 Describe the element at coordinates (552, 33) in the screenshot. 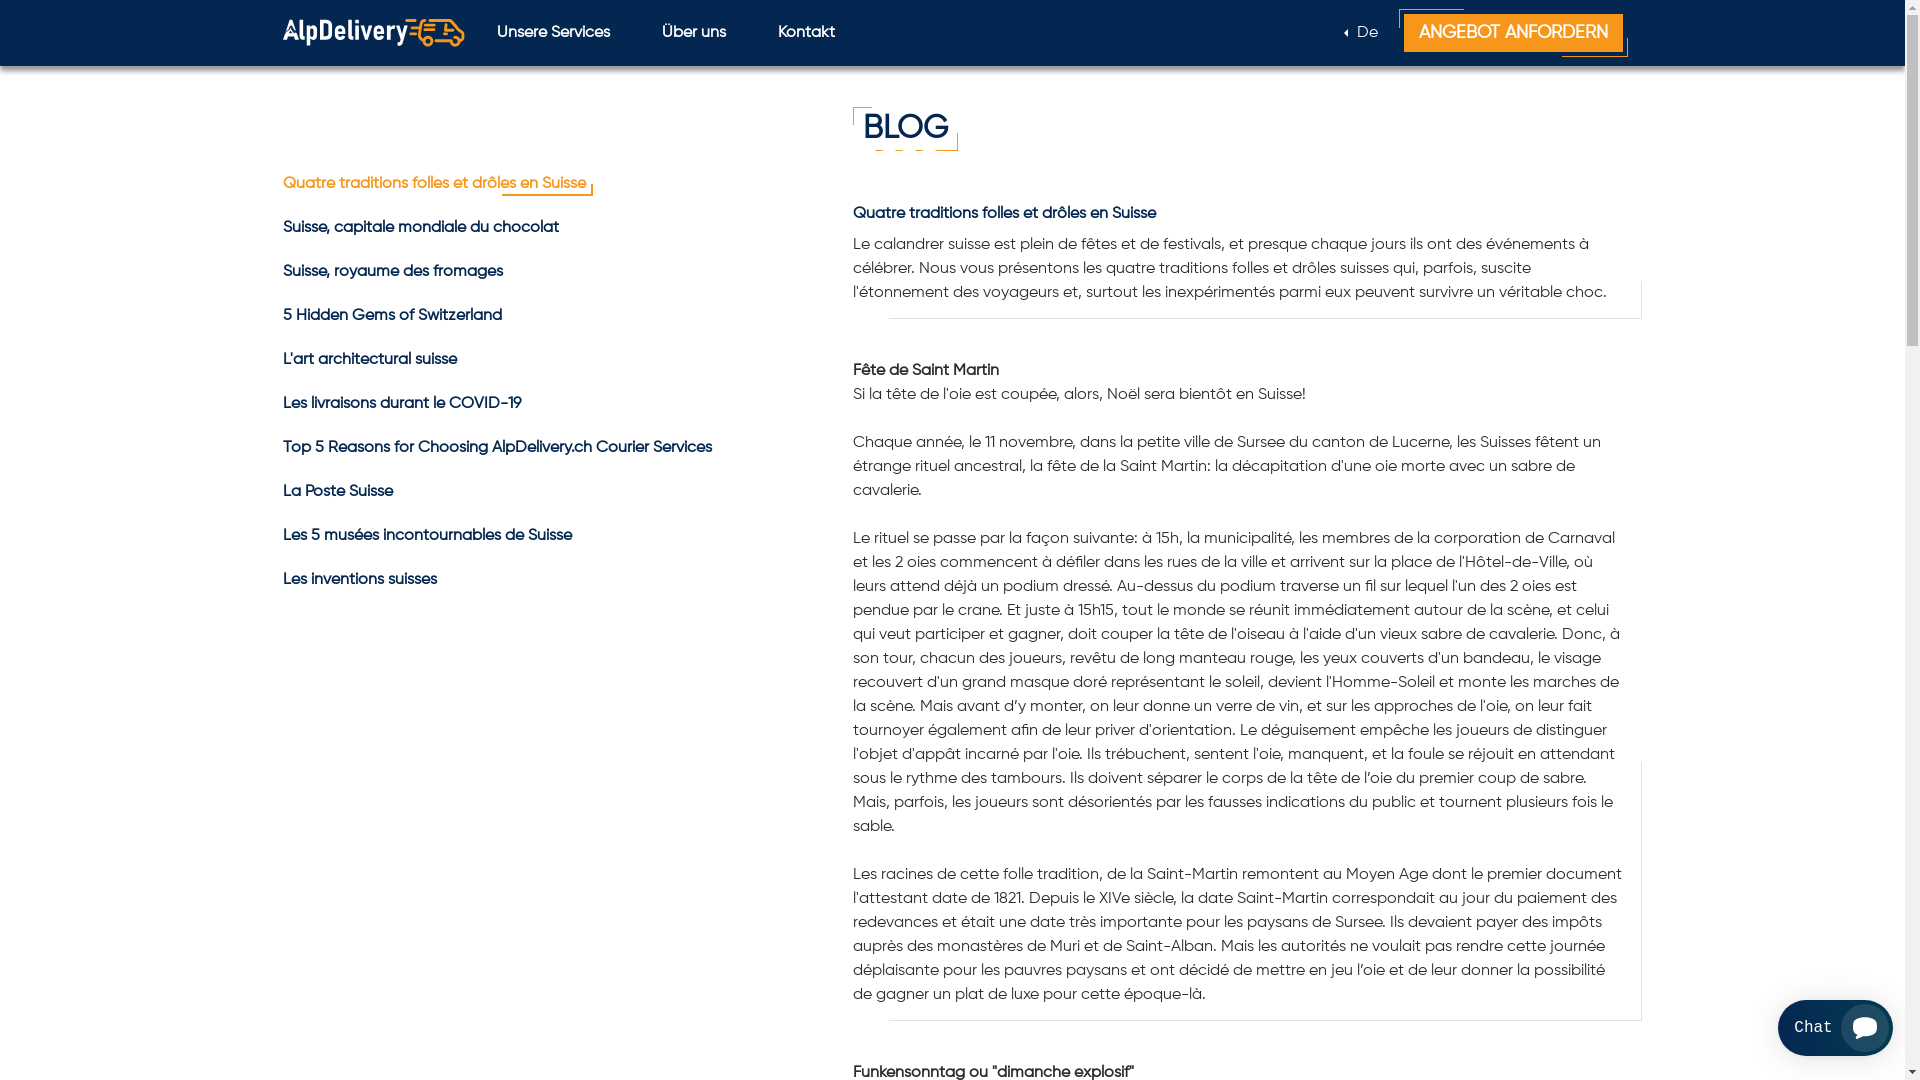

I see `'Unsere Services'` at that location.